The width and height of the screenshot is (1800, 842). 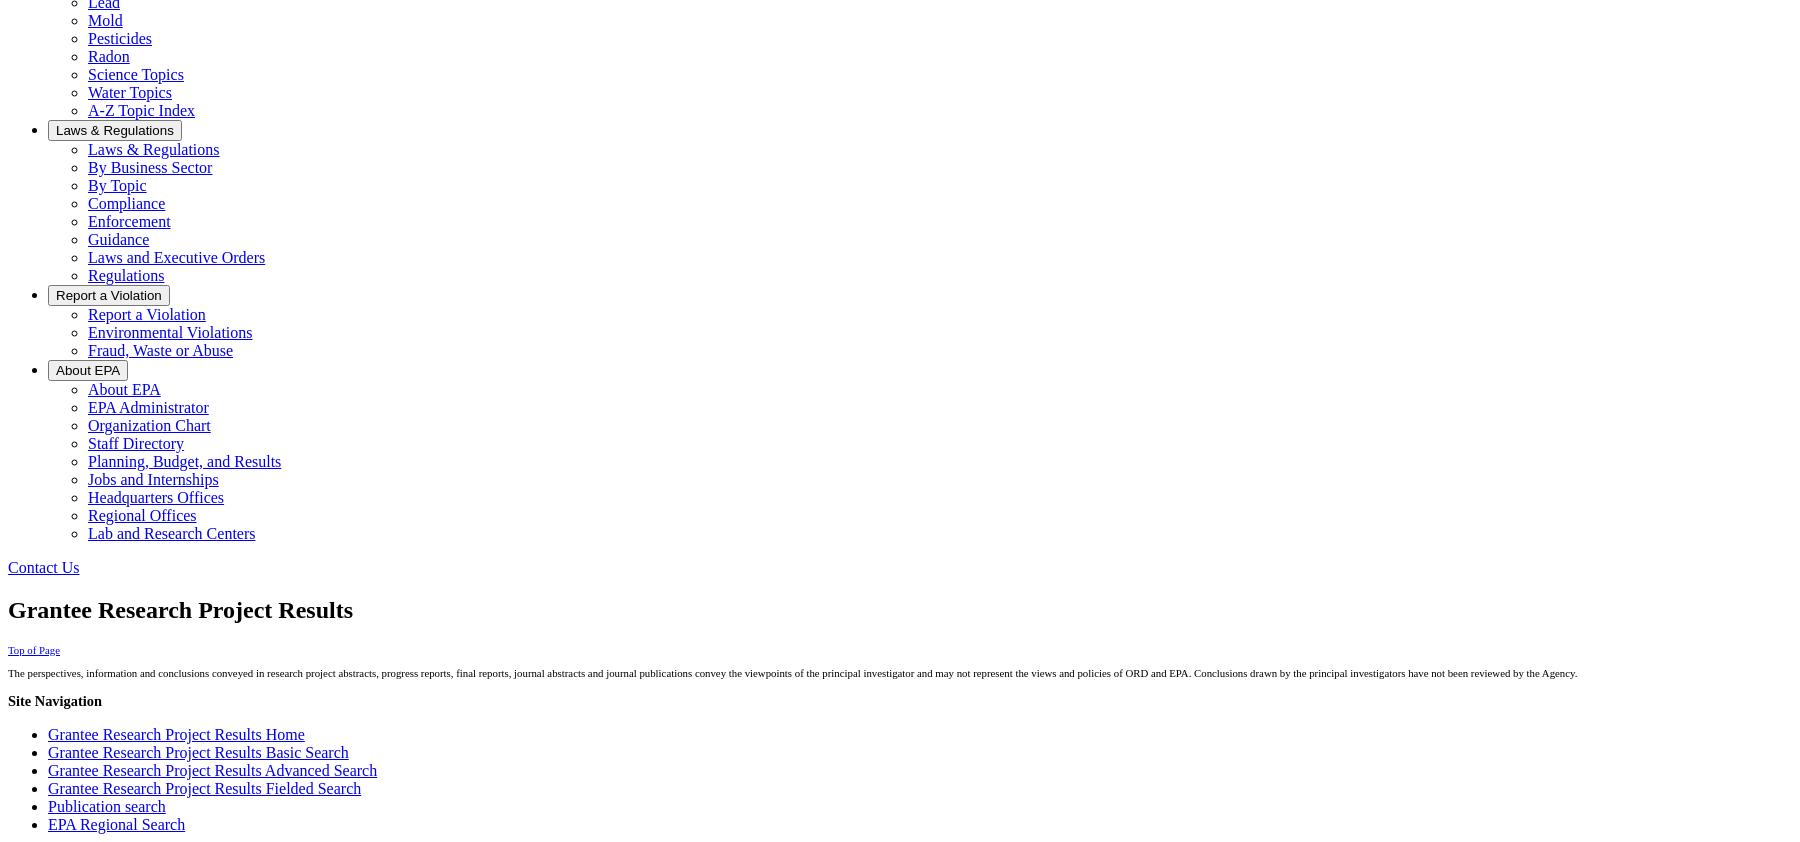 I want to click on 'Grantee Research Project Results Home', so click(x=176, y=734).